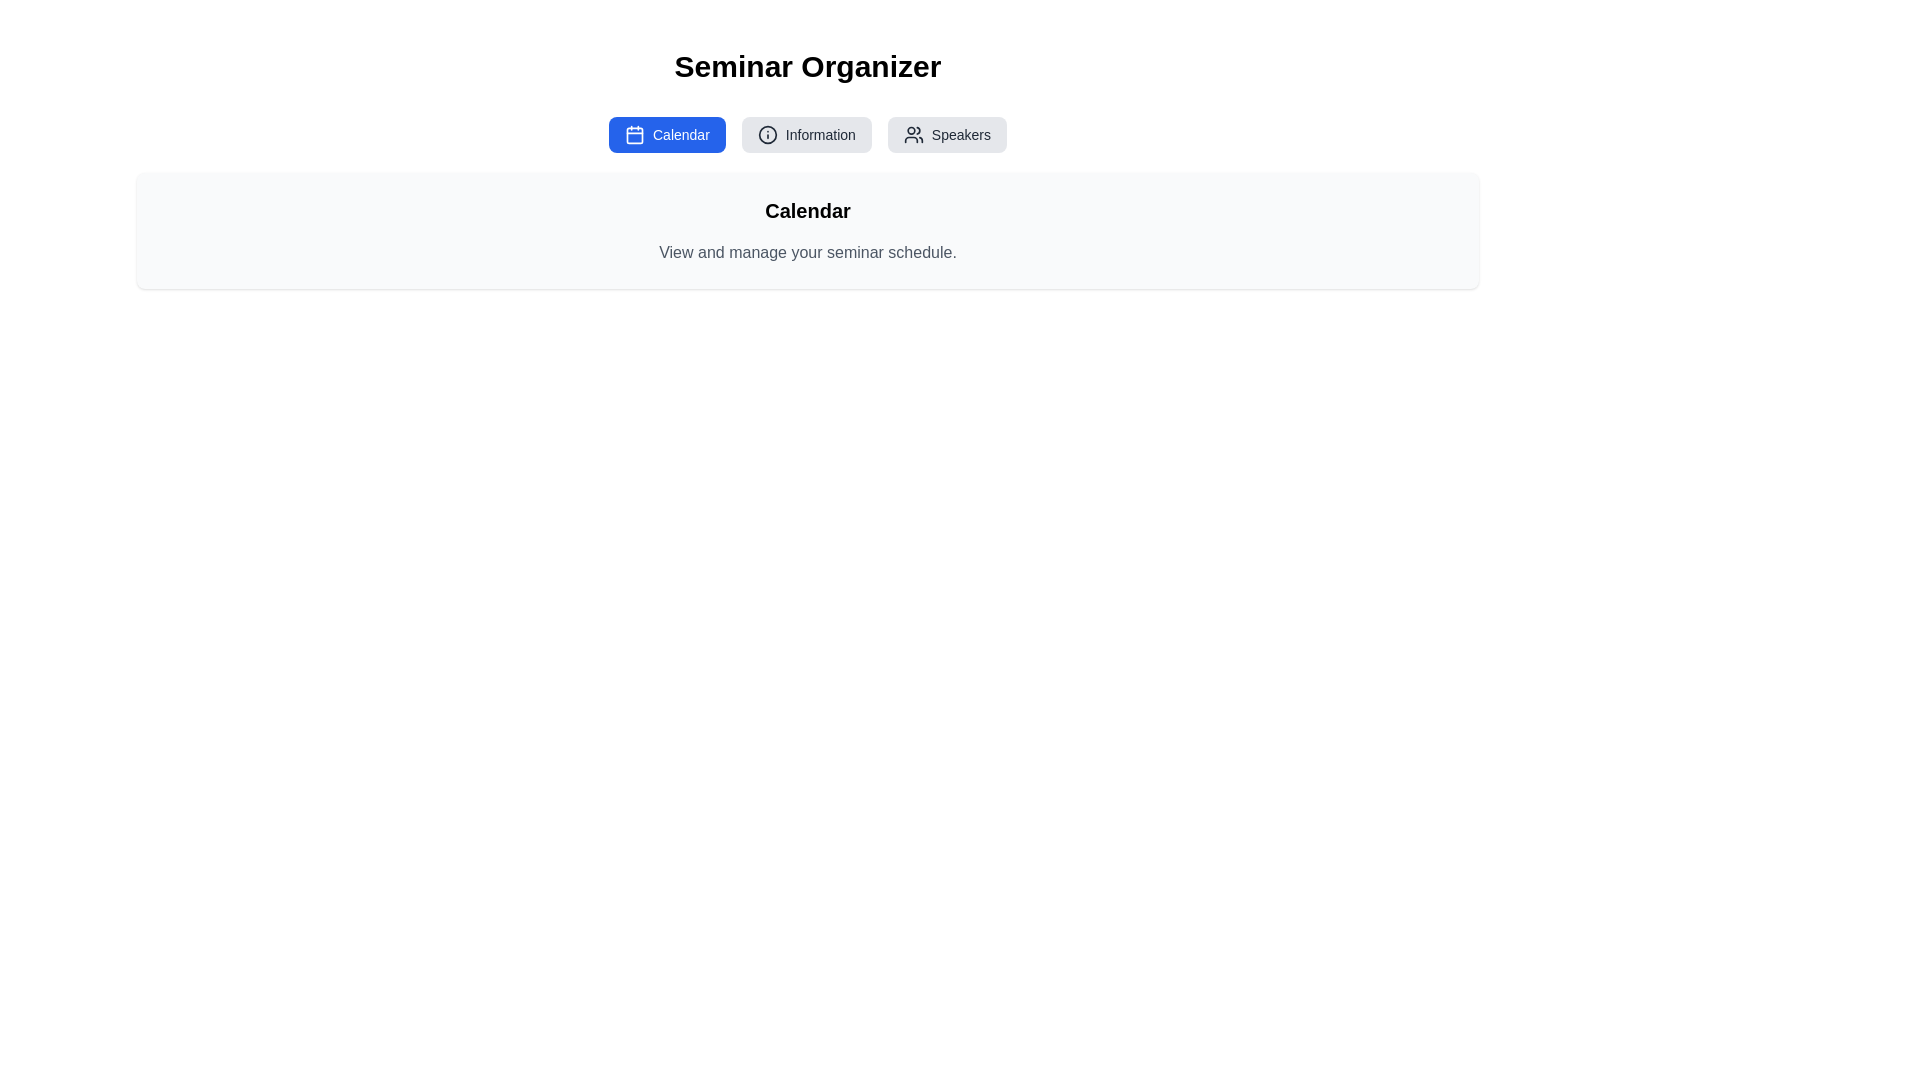 Image resolution: width=1920 pixels, height=1080 pixels. I want to click on the Speakers tab, so click(945, 135).